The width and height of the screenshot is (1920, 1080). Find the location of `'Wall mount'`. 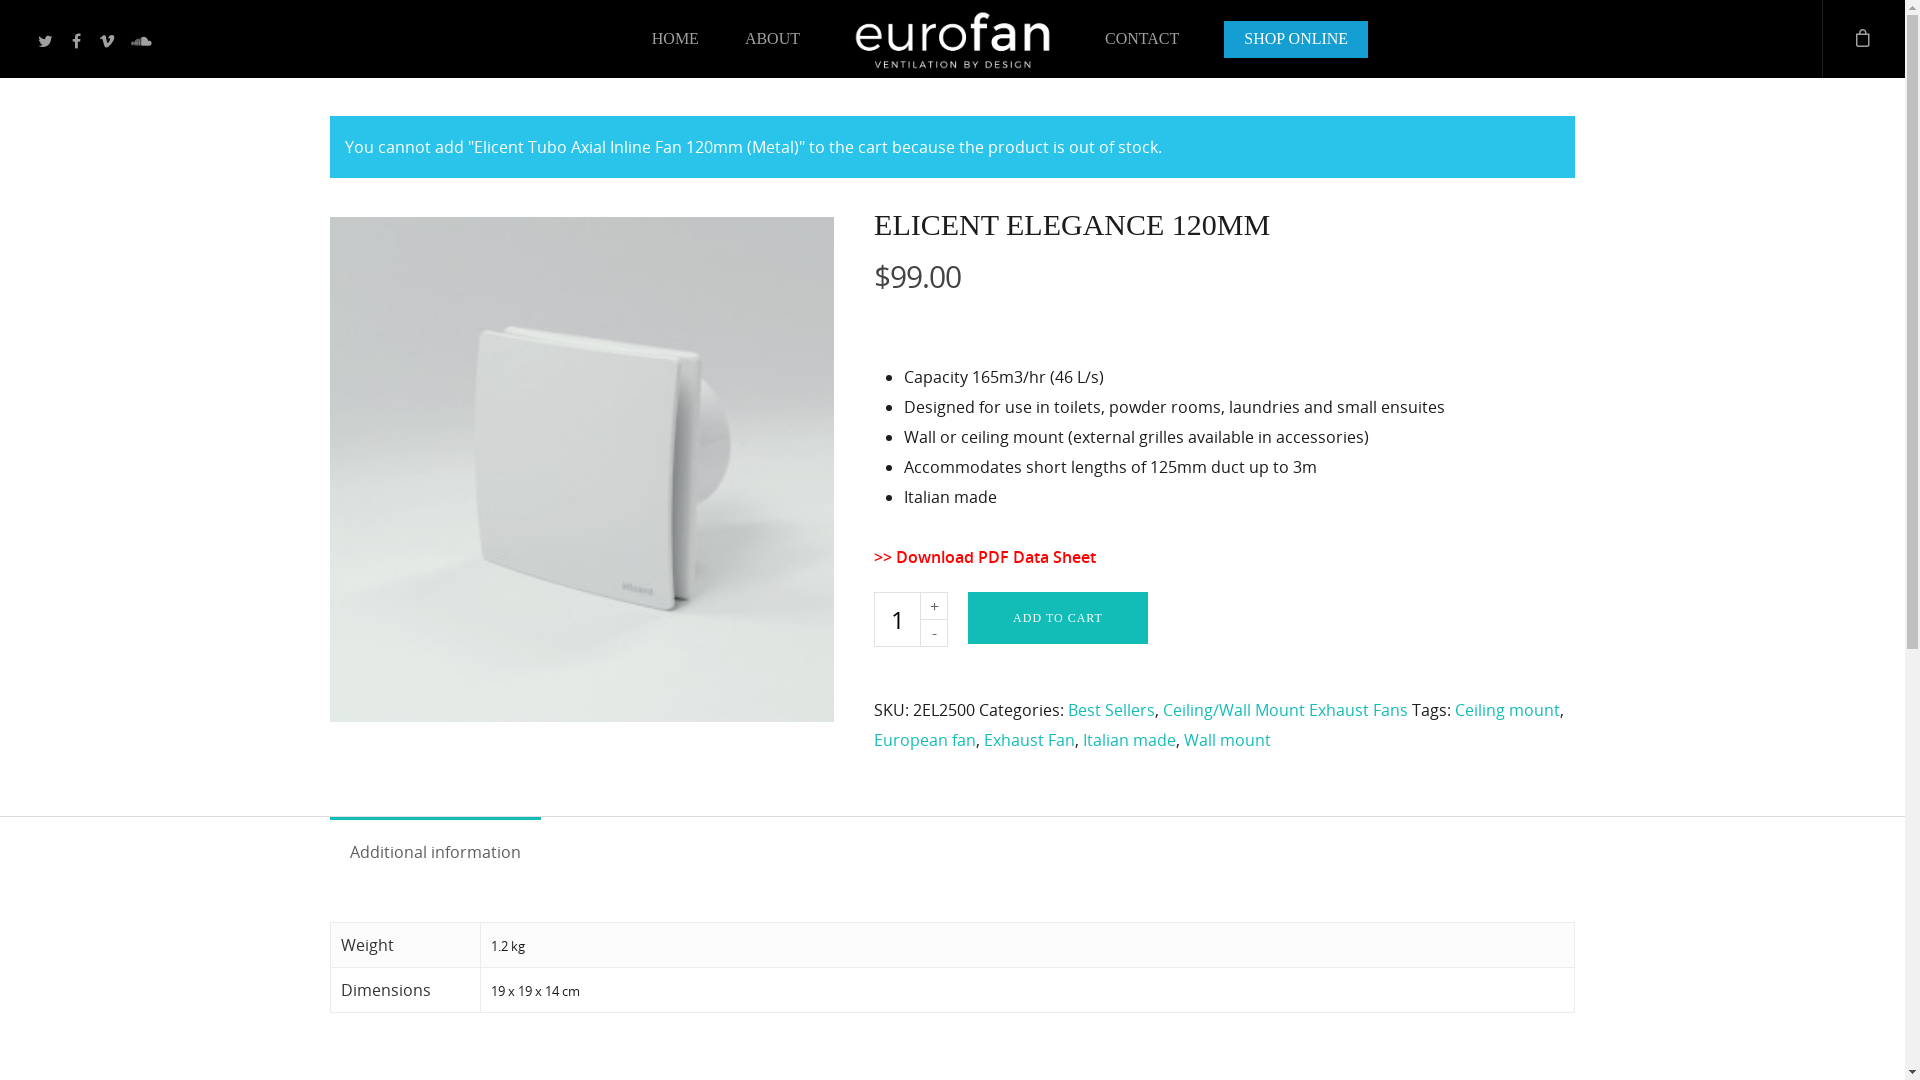

'Wall mount' is located at coordinates (1184, 740).